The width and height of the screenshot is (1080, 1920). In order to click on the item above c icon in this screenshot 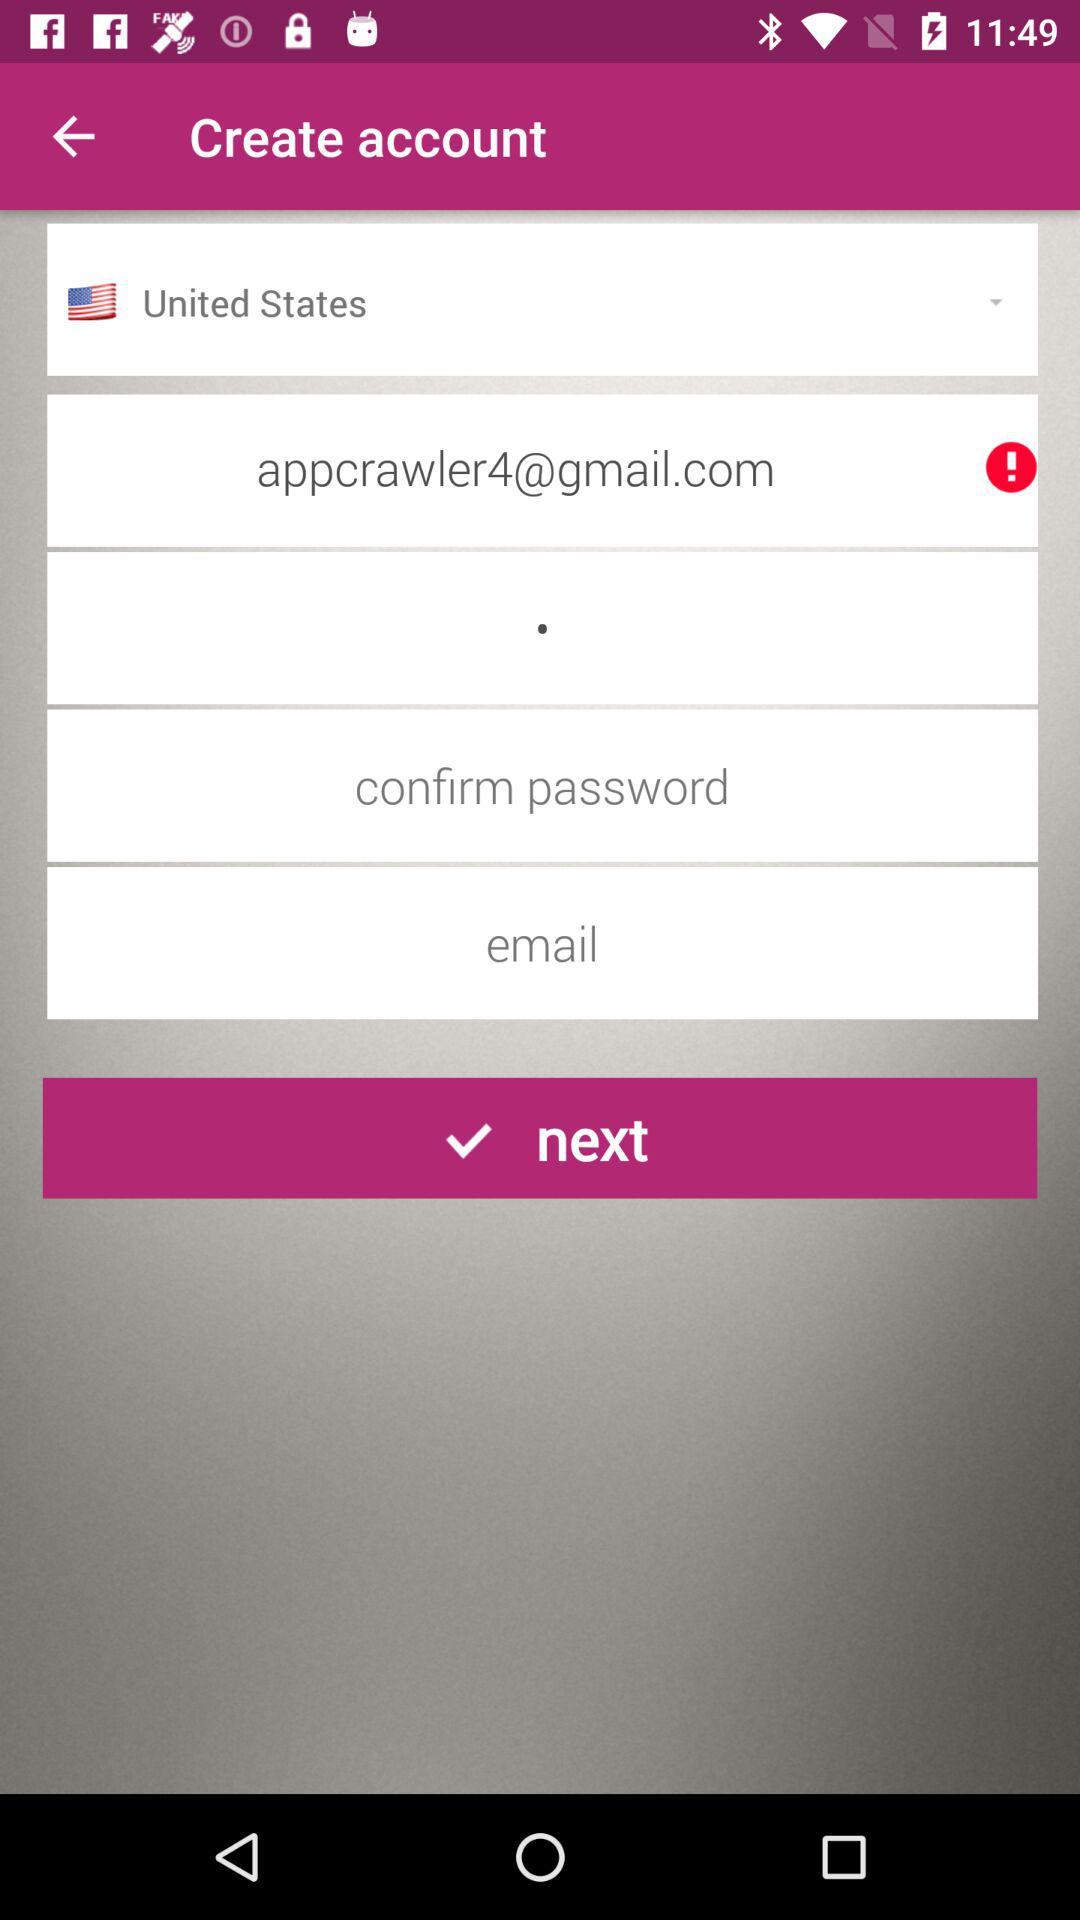, I will do `click(542, 466)`.